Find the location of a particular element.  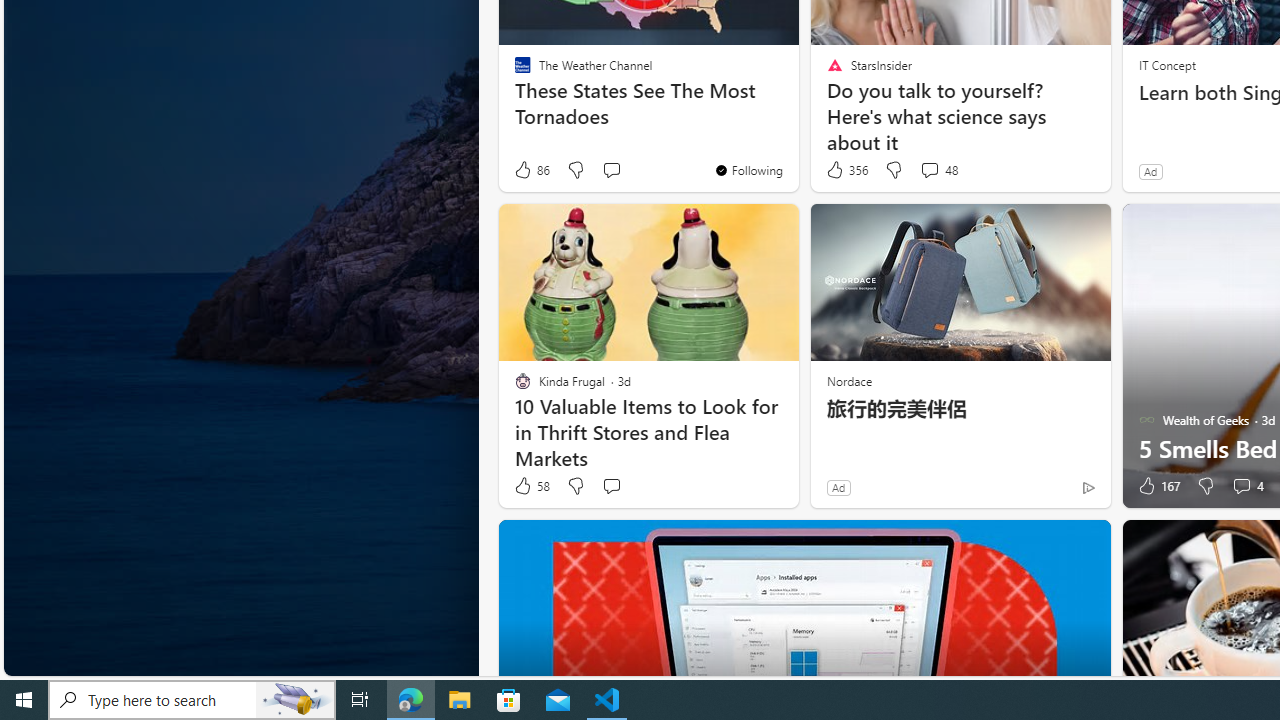

'356 Like' is located at coordinates (846, 169).